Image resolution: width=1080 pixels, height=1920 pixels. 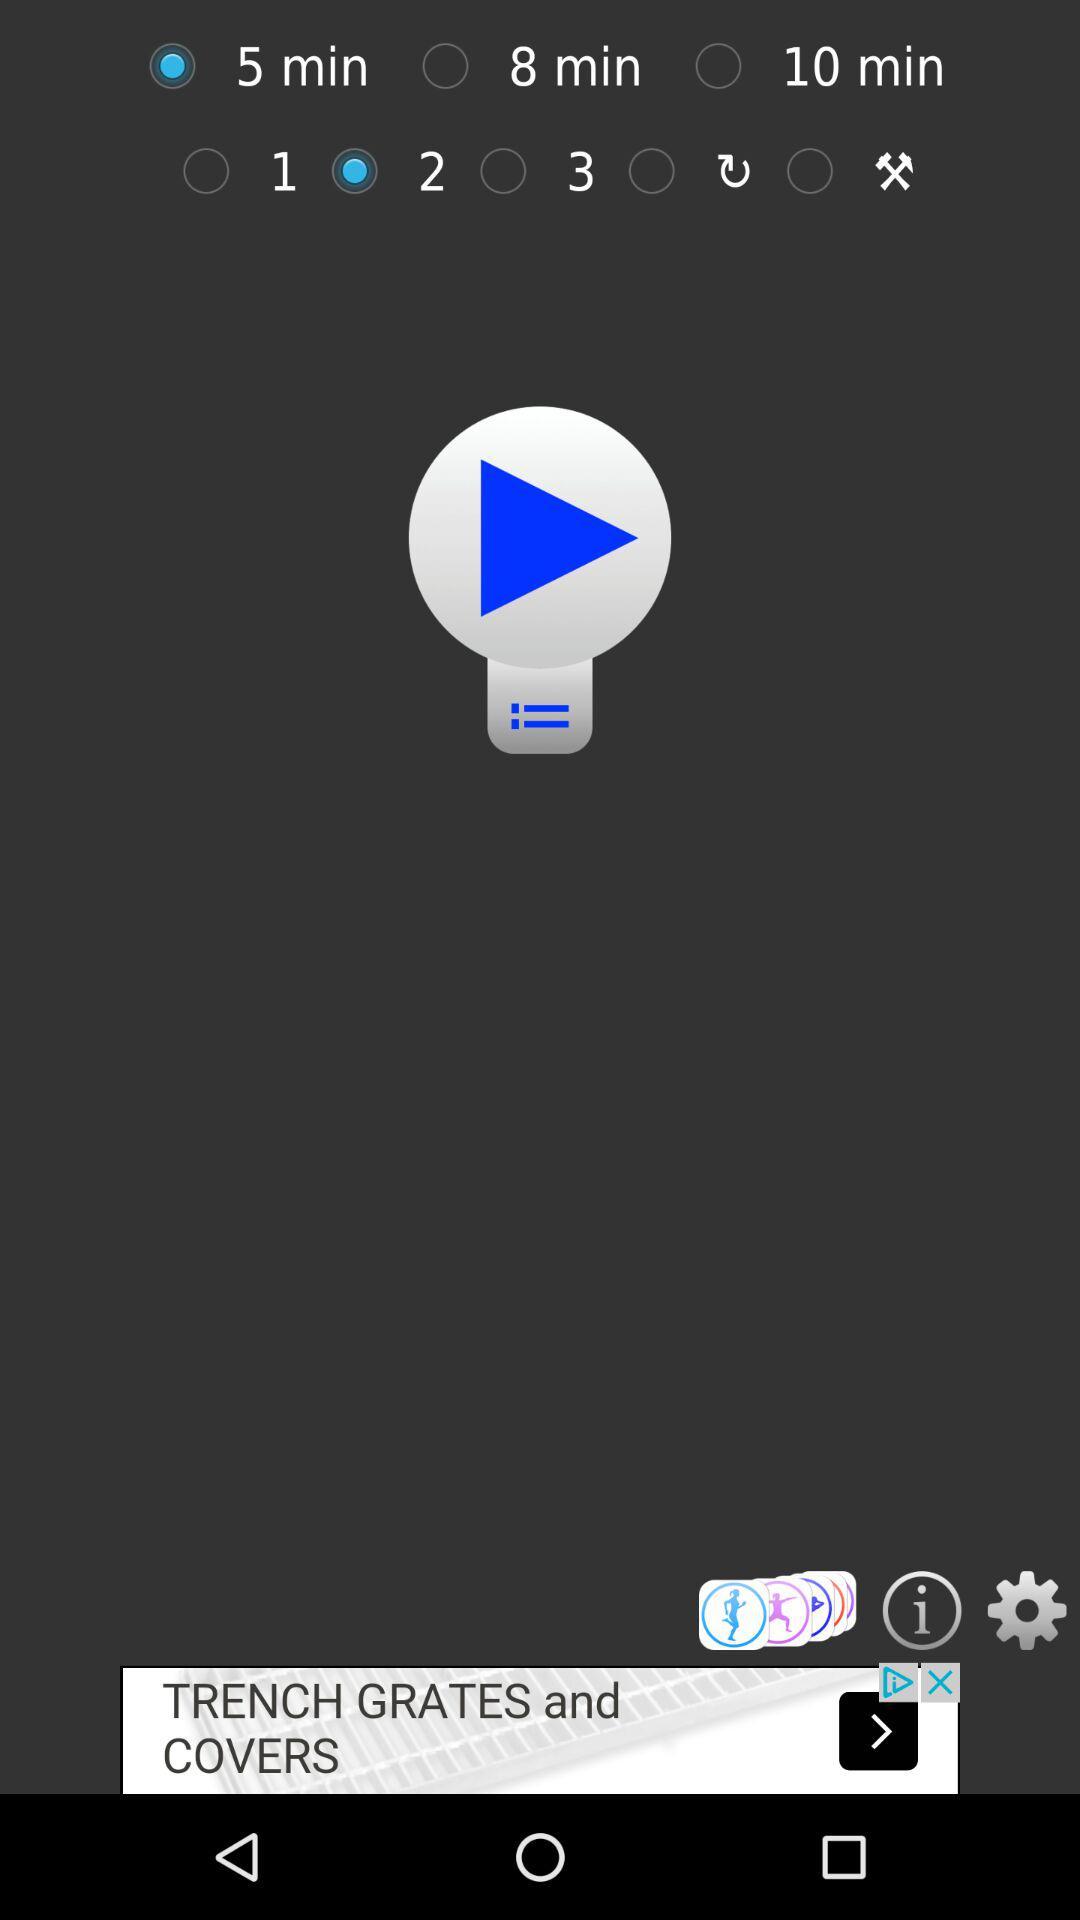 I want to click on option one, so click(x=216, y=171).